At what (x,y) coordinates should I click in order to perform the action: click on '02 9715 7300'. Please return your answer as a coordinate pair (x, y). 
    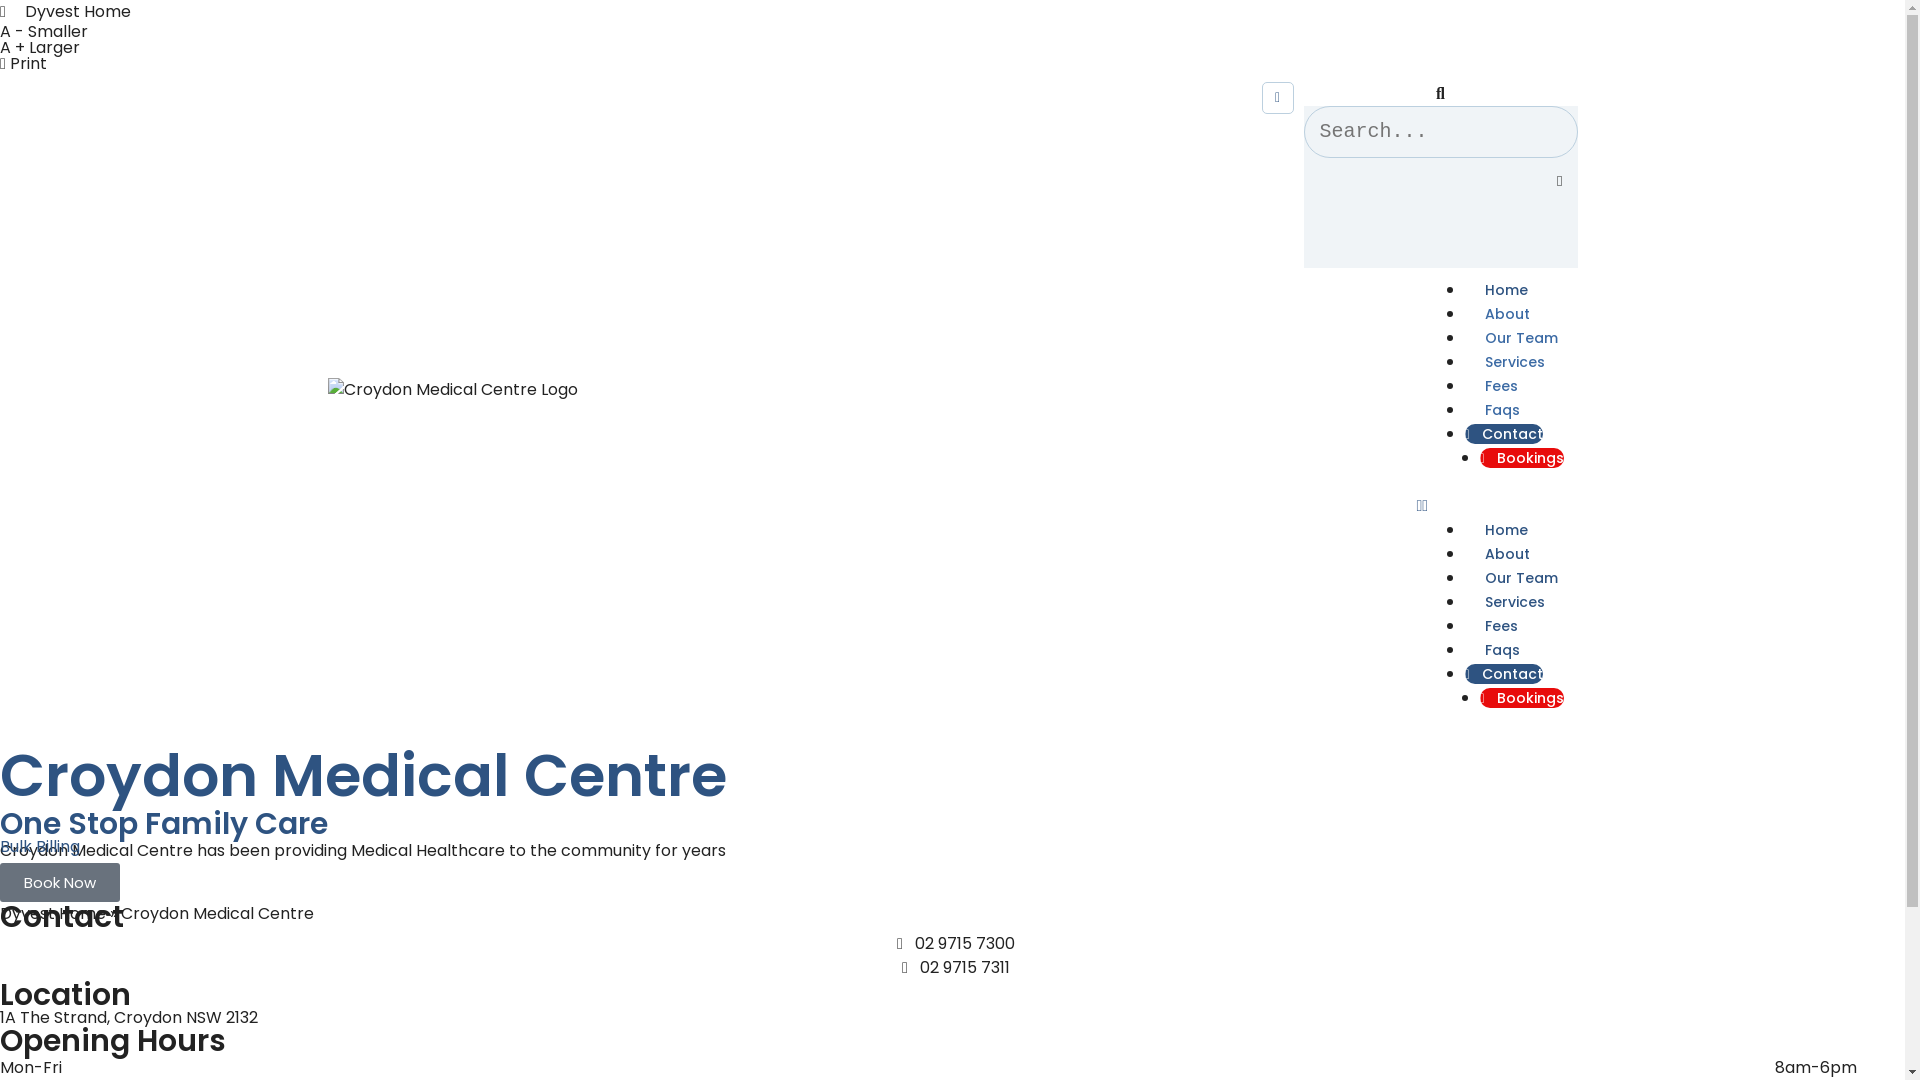
    Looking at the image, I should click on (951, 944).